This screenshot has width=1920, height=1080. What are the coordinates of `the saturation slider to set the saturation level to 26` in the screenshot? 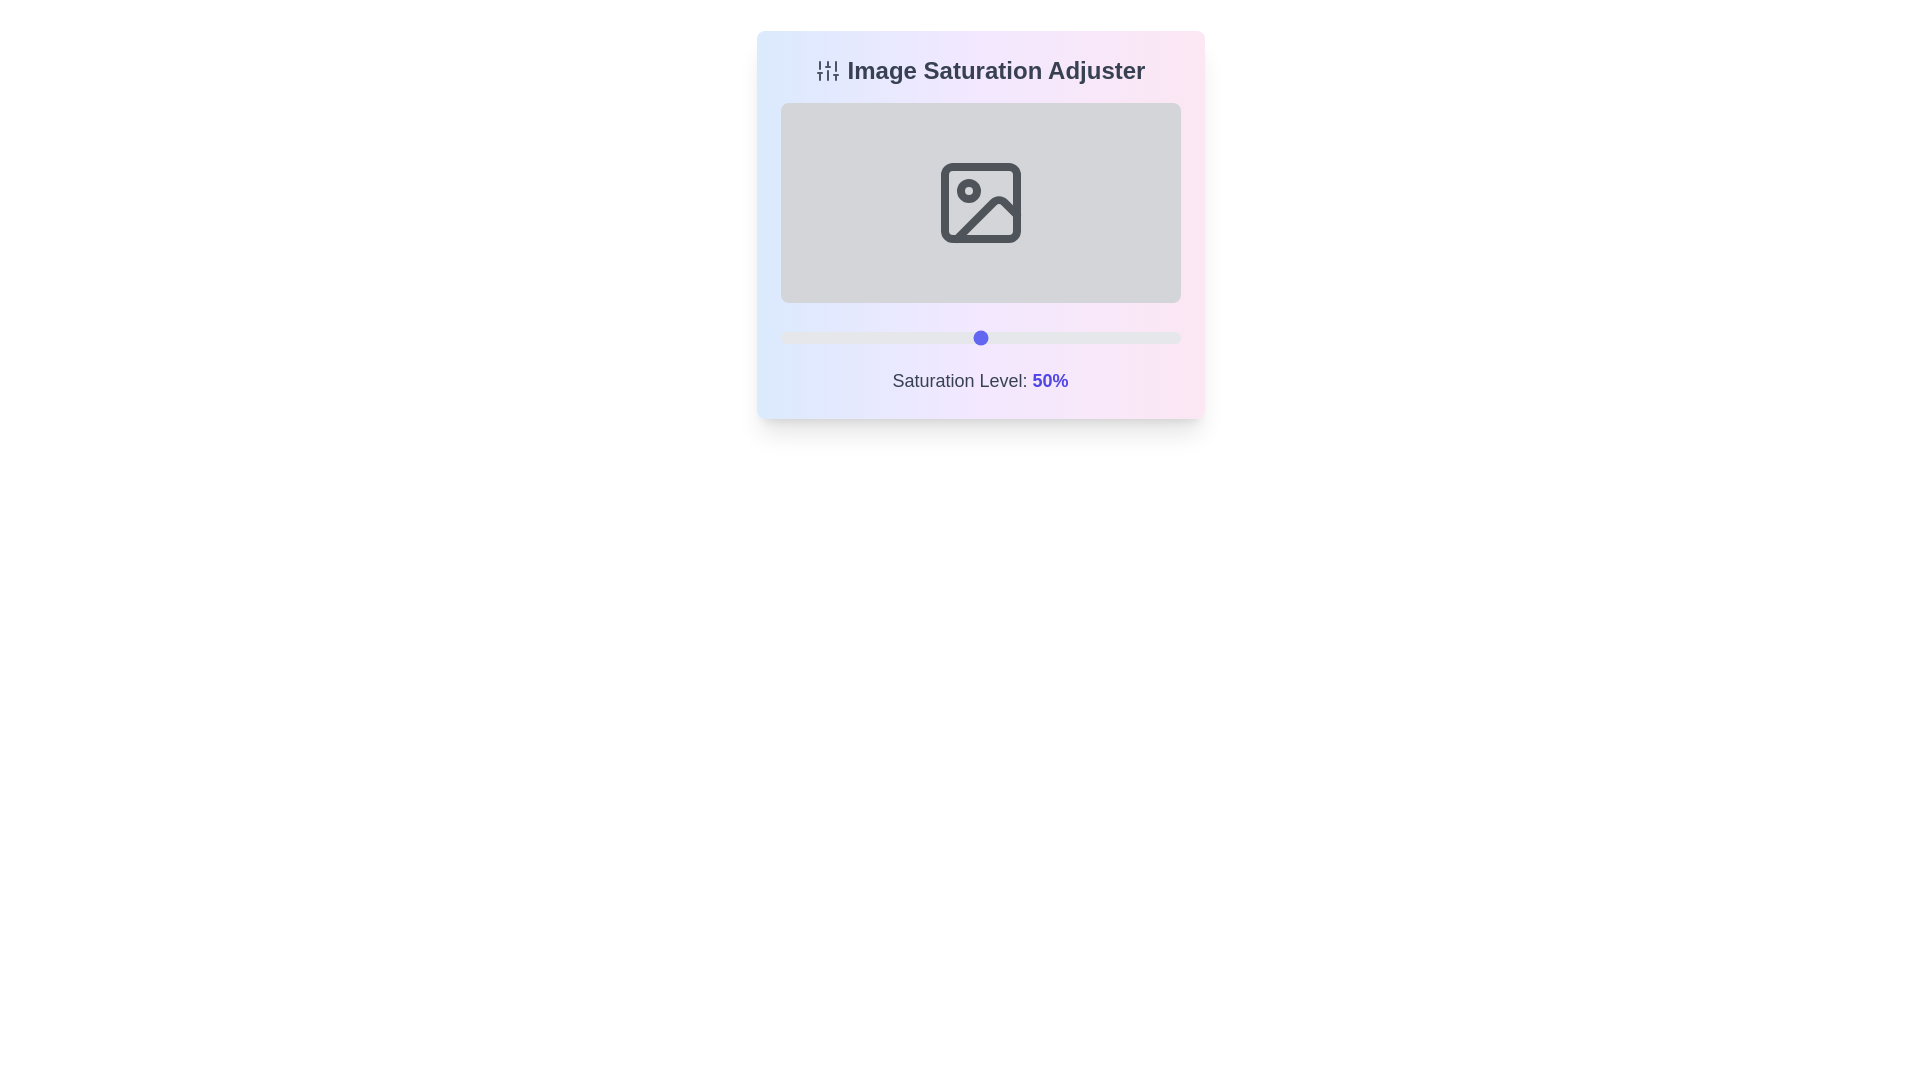 It's located at (883, 337).